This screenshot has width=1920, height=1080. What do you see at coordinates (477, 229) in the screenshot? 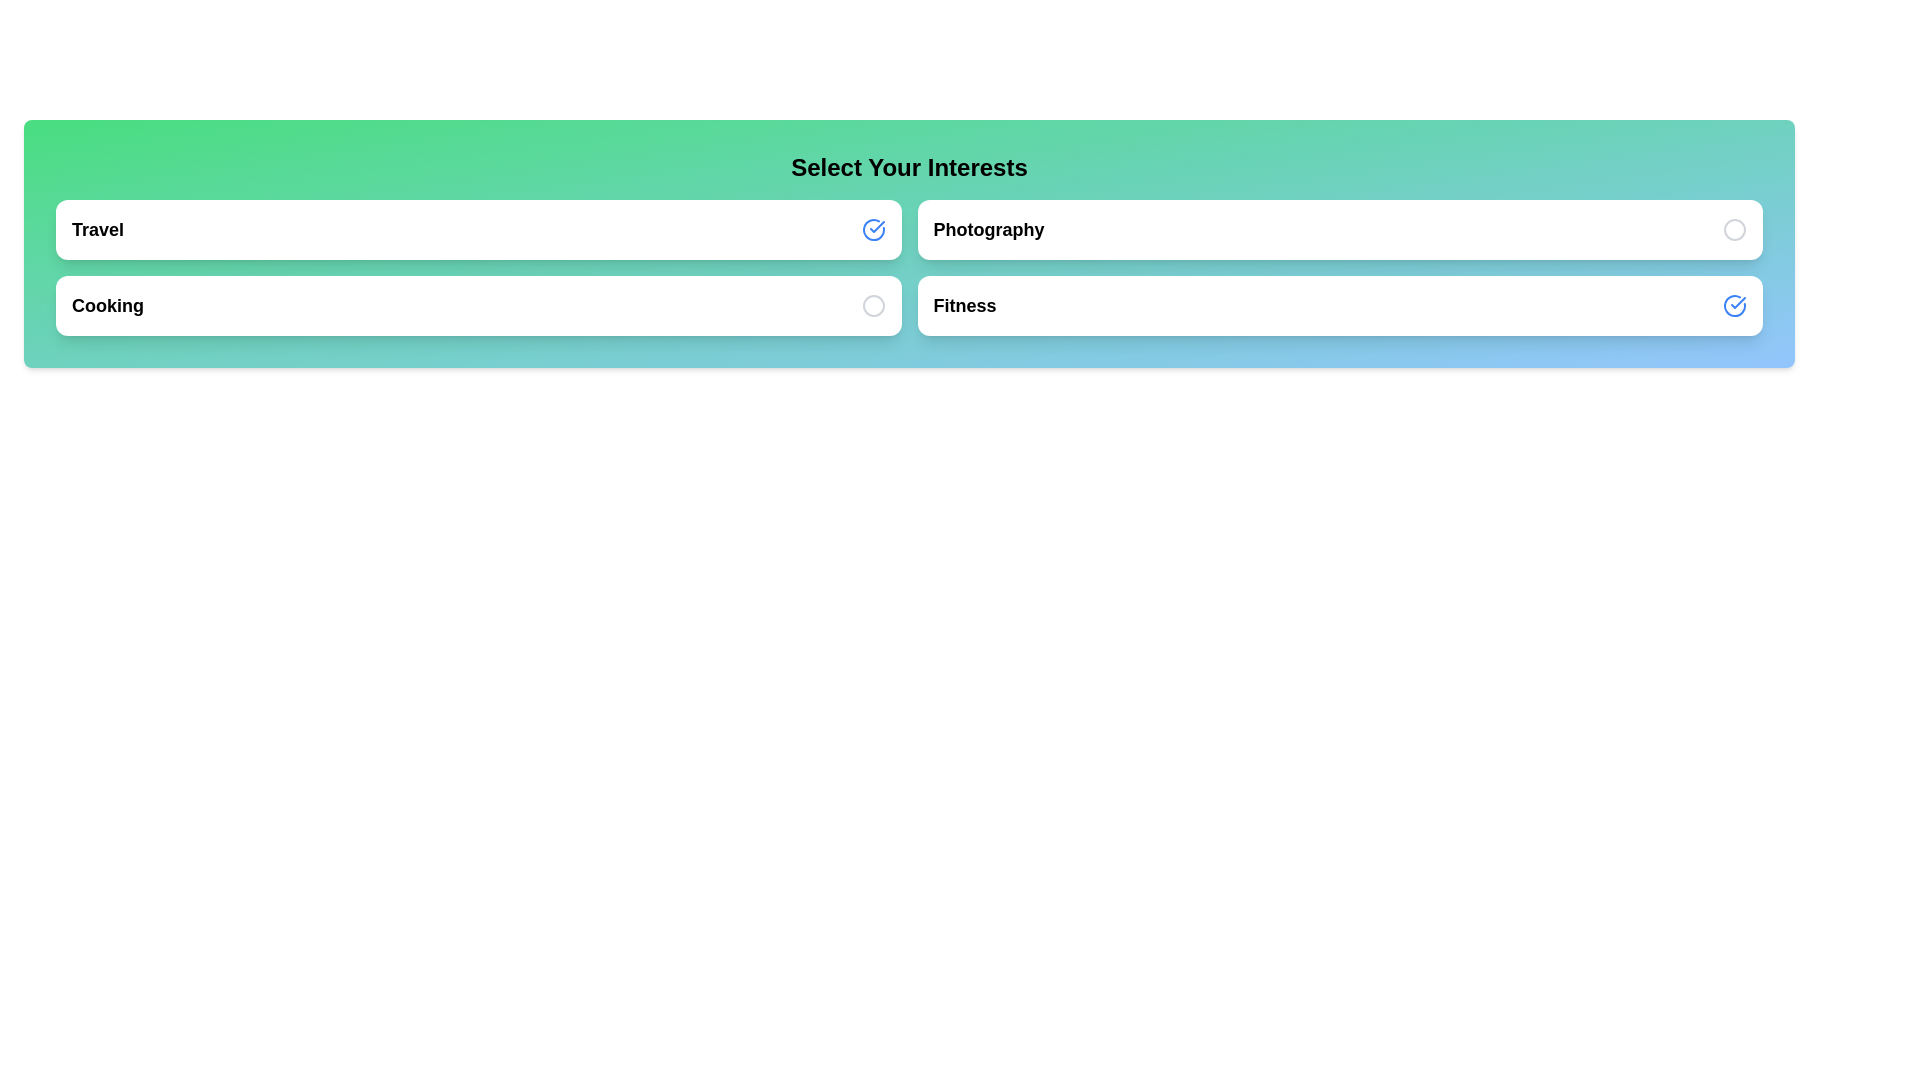
I see `the interest item labeled 'Travel' to toggle its selection state` at bounding box center [477, 229].